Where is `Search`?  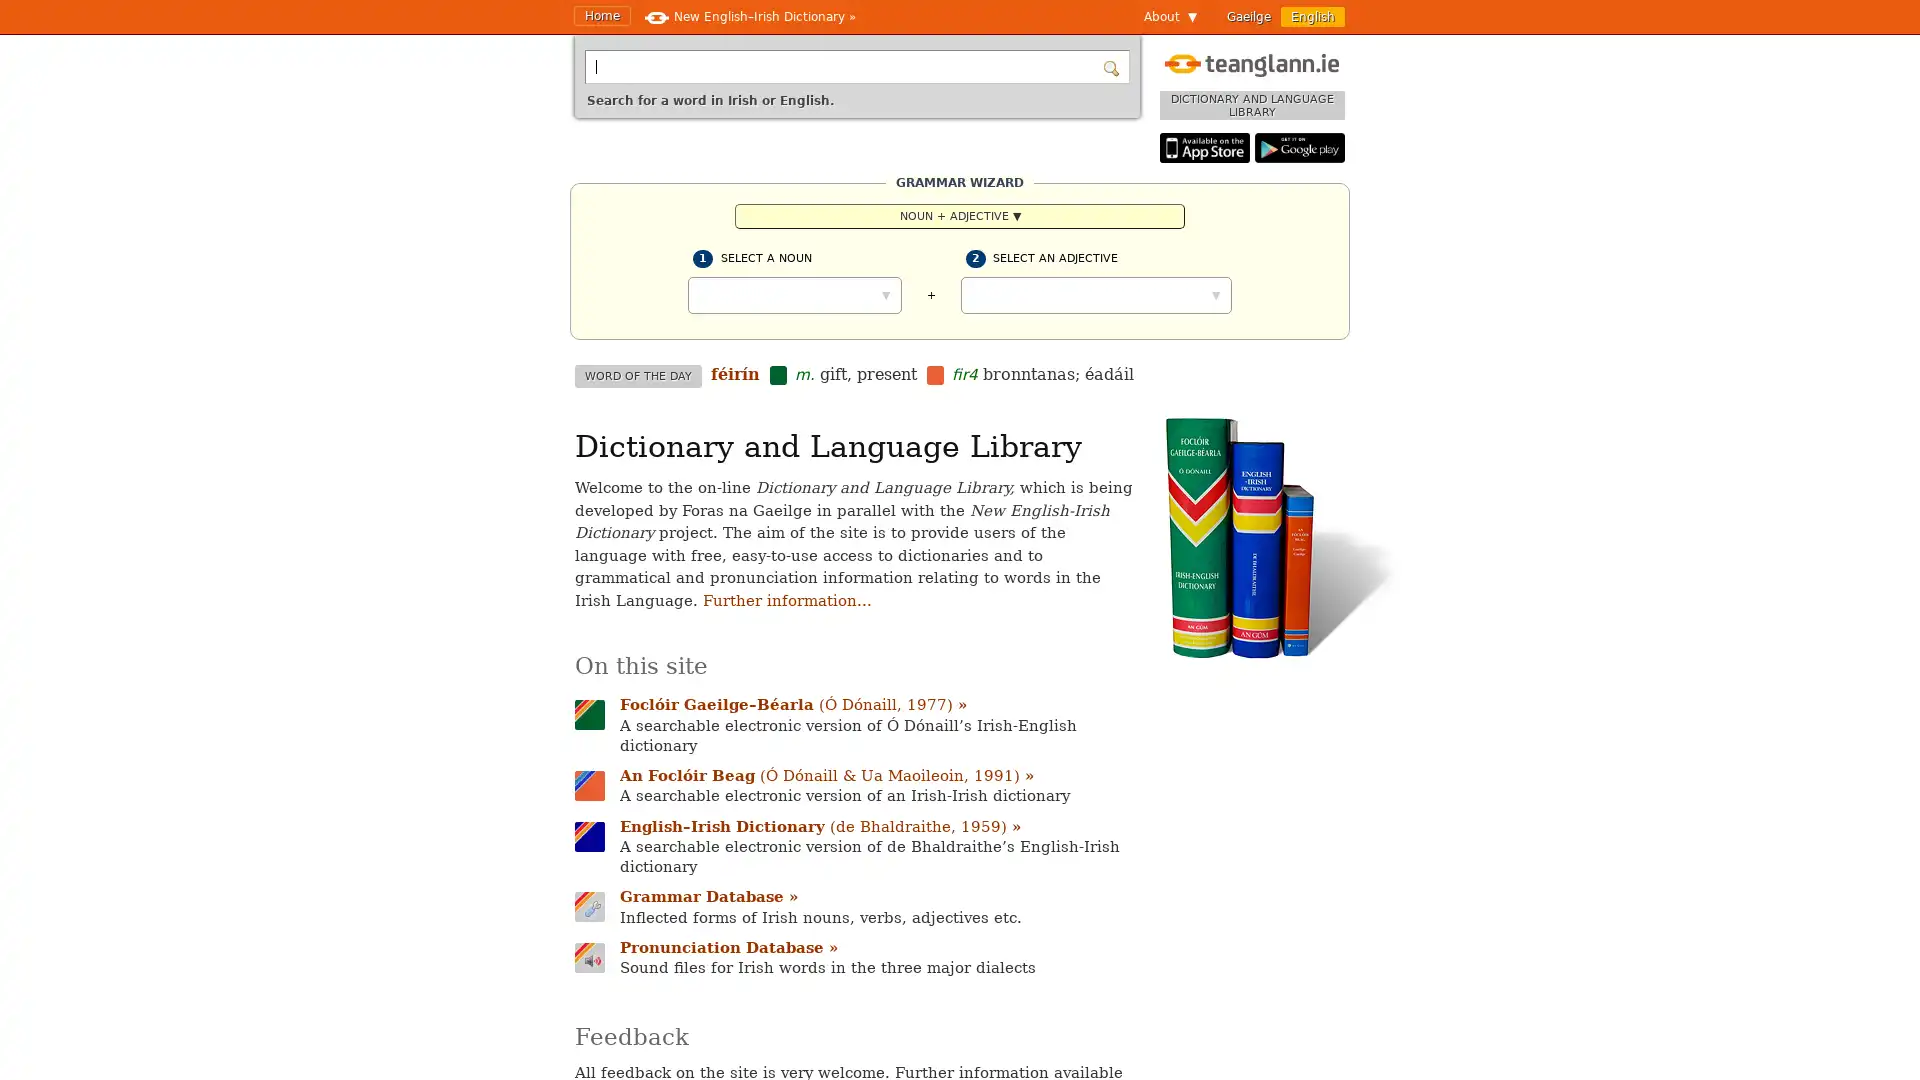 Search is located at coordinates (1112, 65).